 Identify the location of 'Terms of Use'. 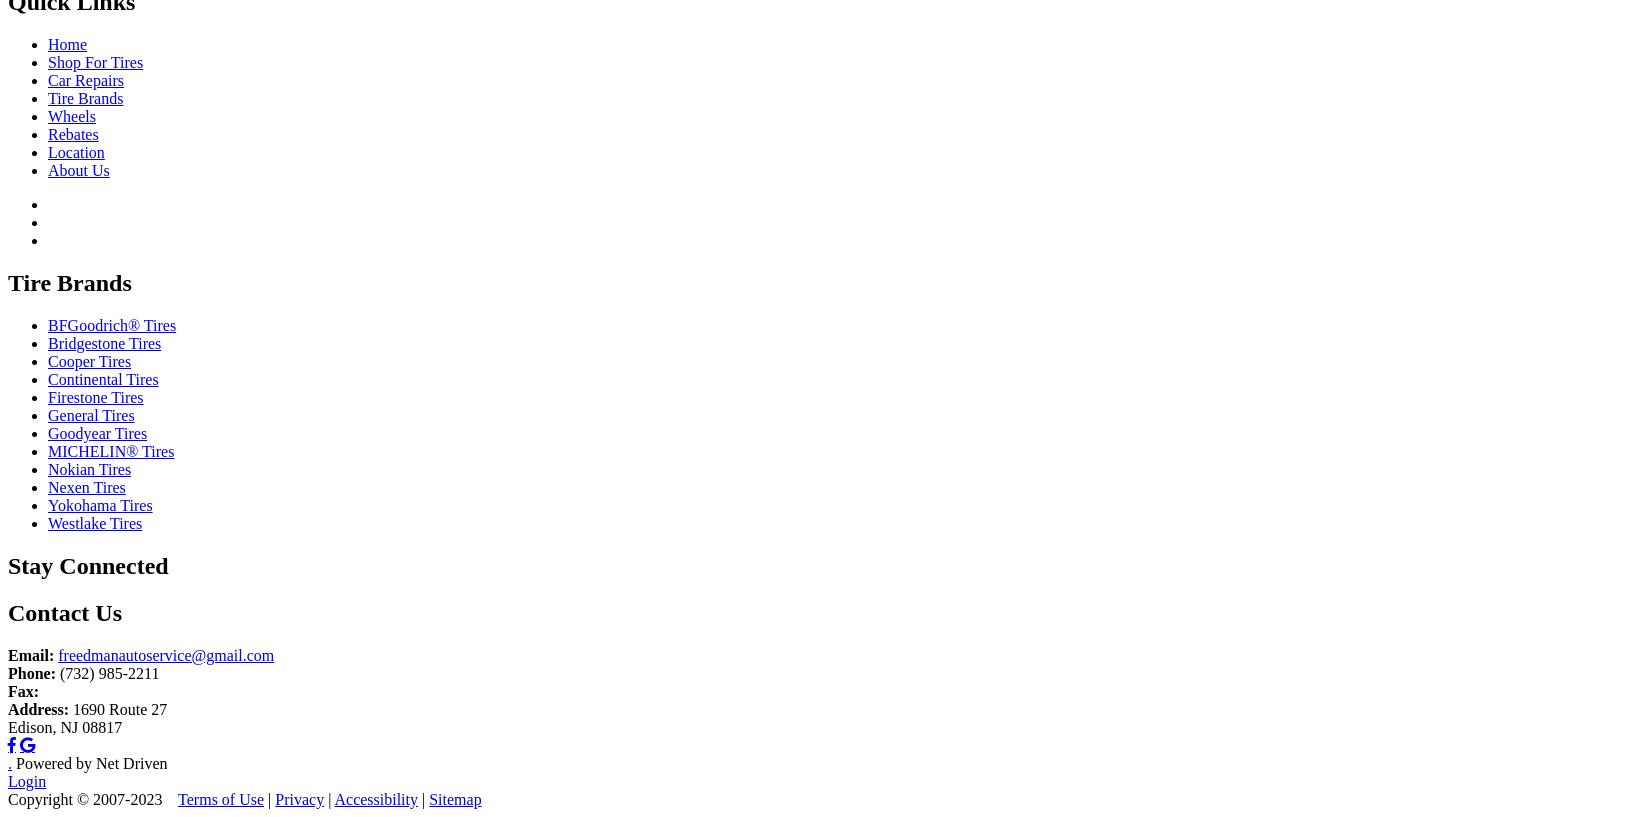
(220, 798).